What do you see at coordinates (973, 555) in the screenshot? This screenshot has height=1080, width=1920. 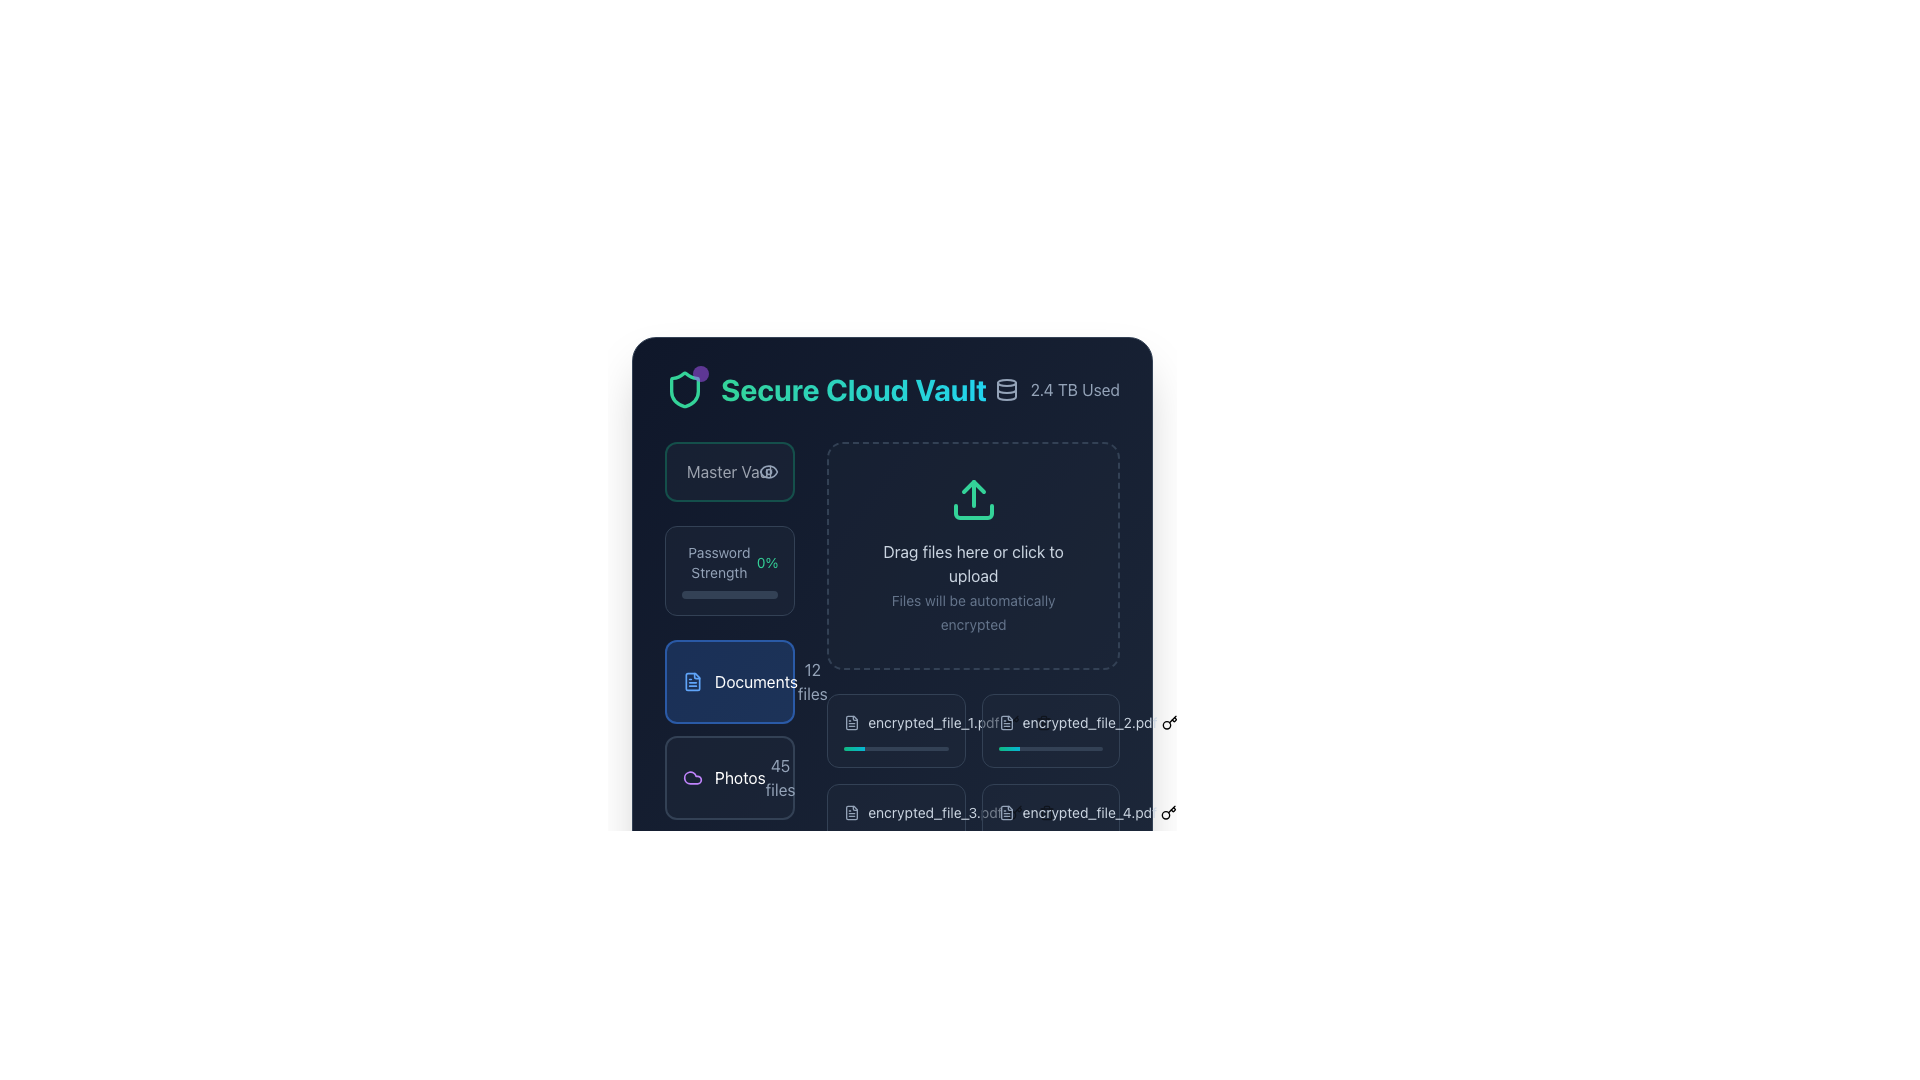 I see `the interactive area for file upload, which is a centered area with a dashed border and an upward arrow icon` at bounding box center [973, 555].